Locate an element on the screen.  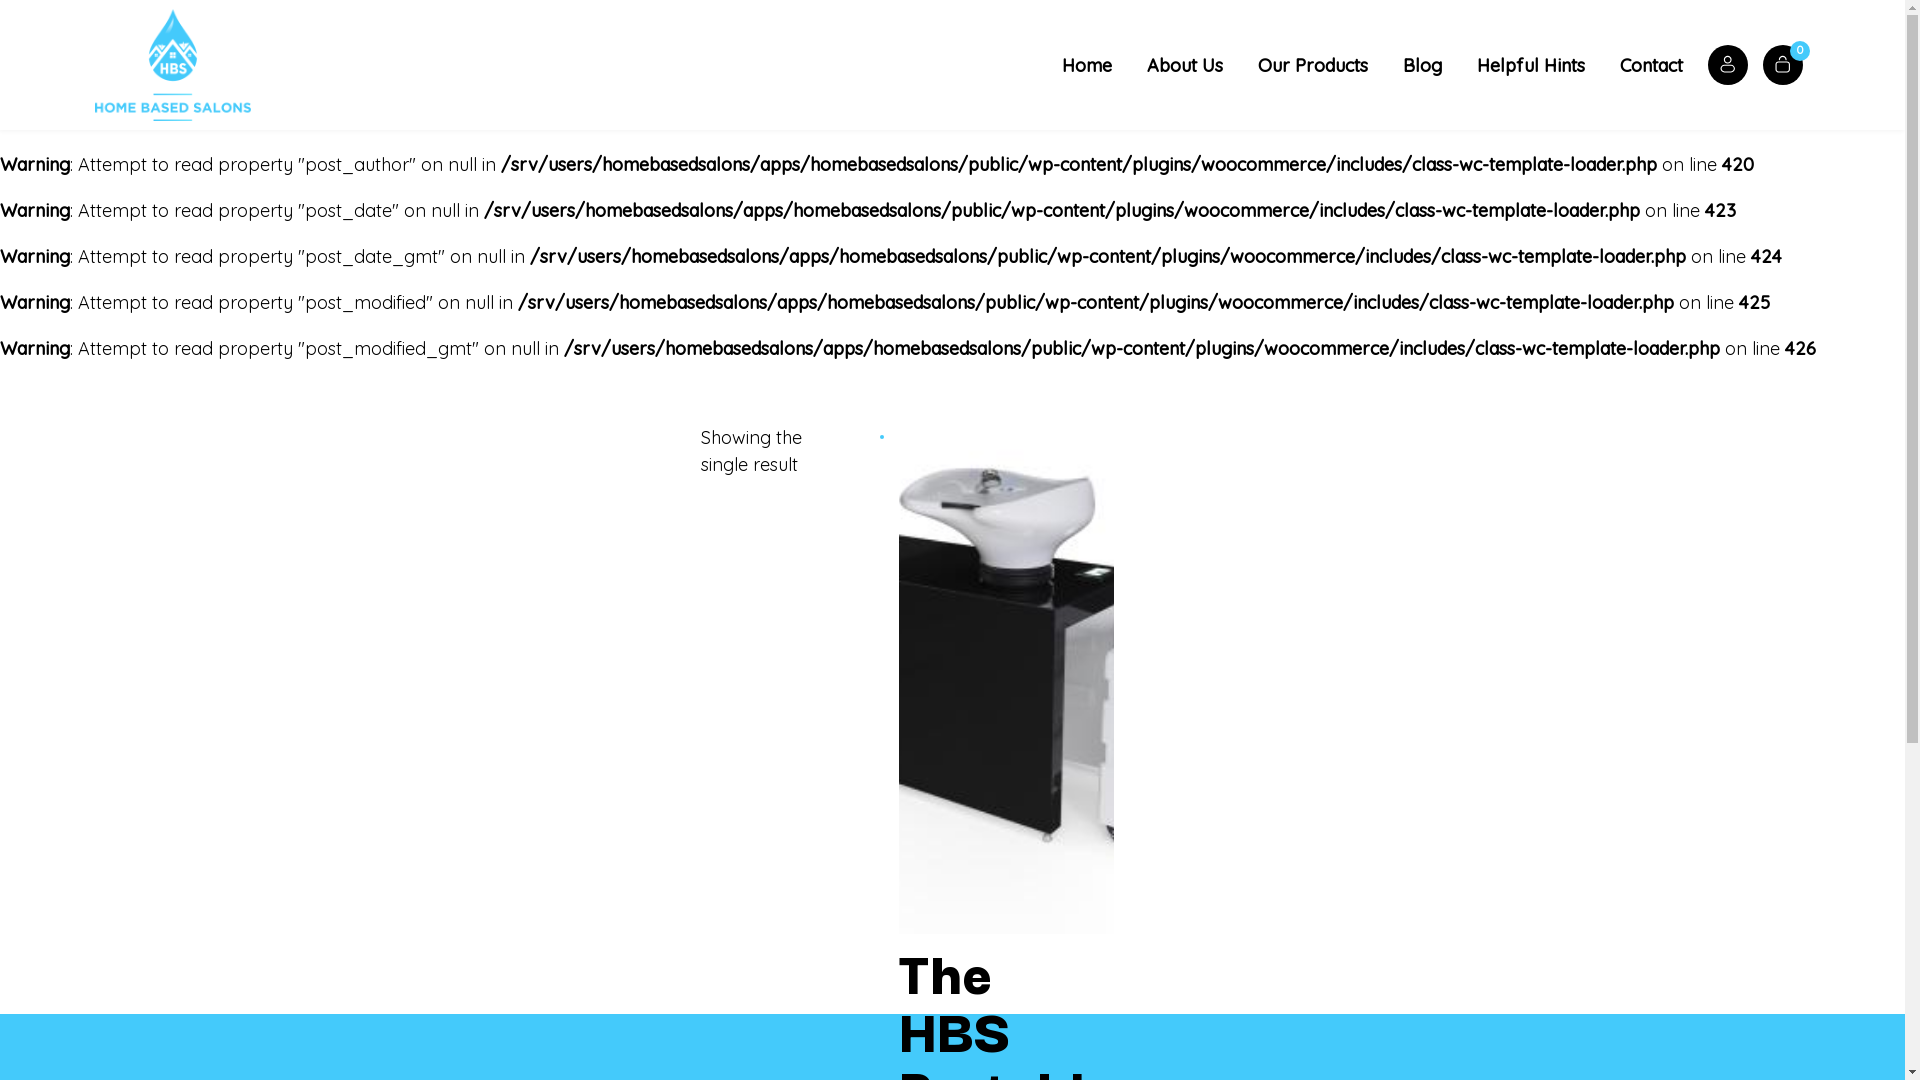
'Contact' is located at coordinates (1620, 64).